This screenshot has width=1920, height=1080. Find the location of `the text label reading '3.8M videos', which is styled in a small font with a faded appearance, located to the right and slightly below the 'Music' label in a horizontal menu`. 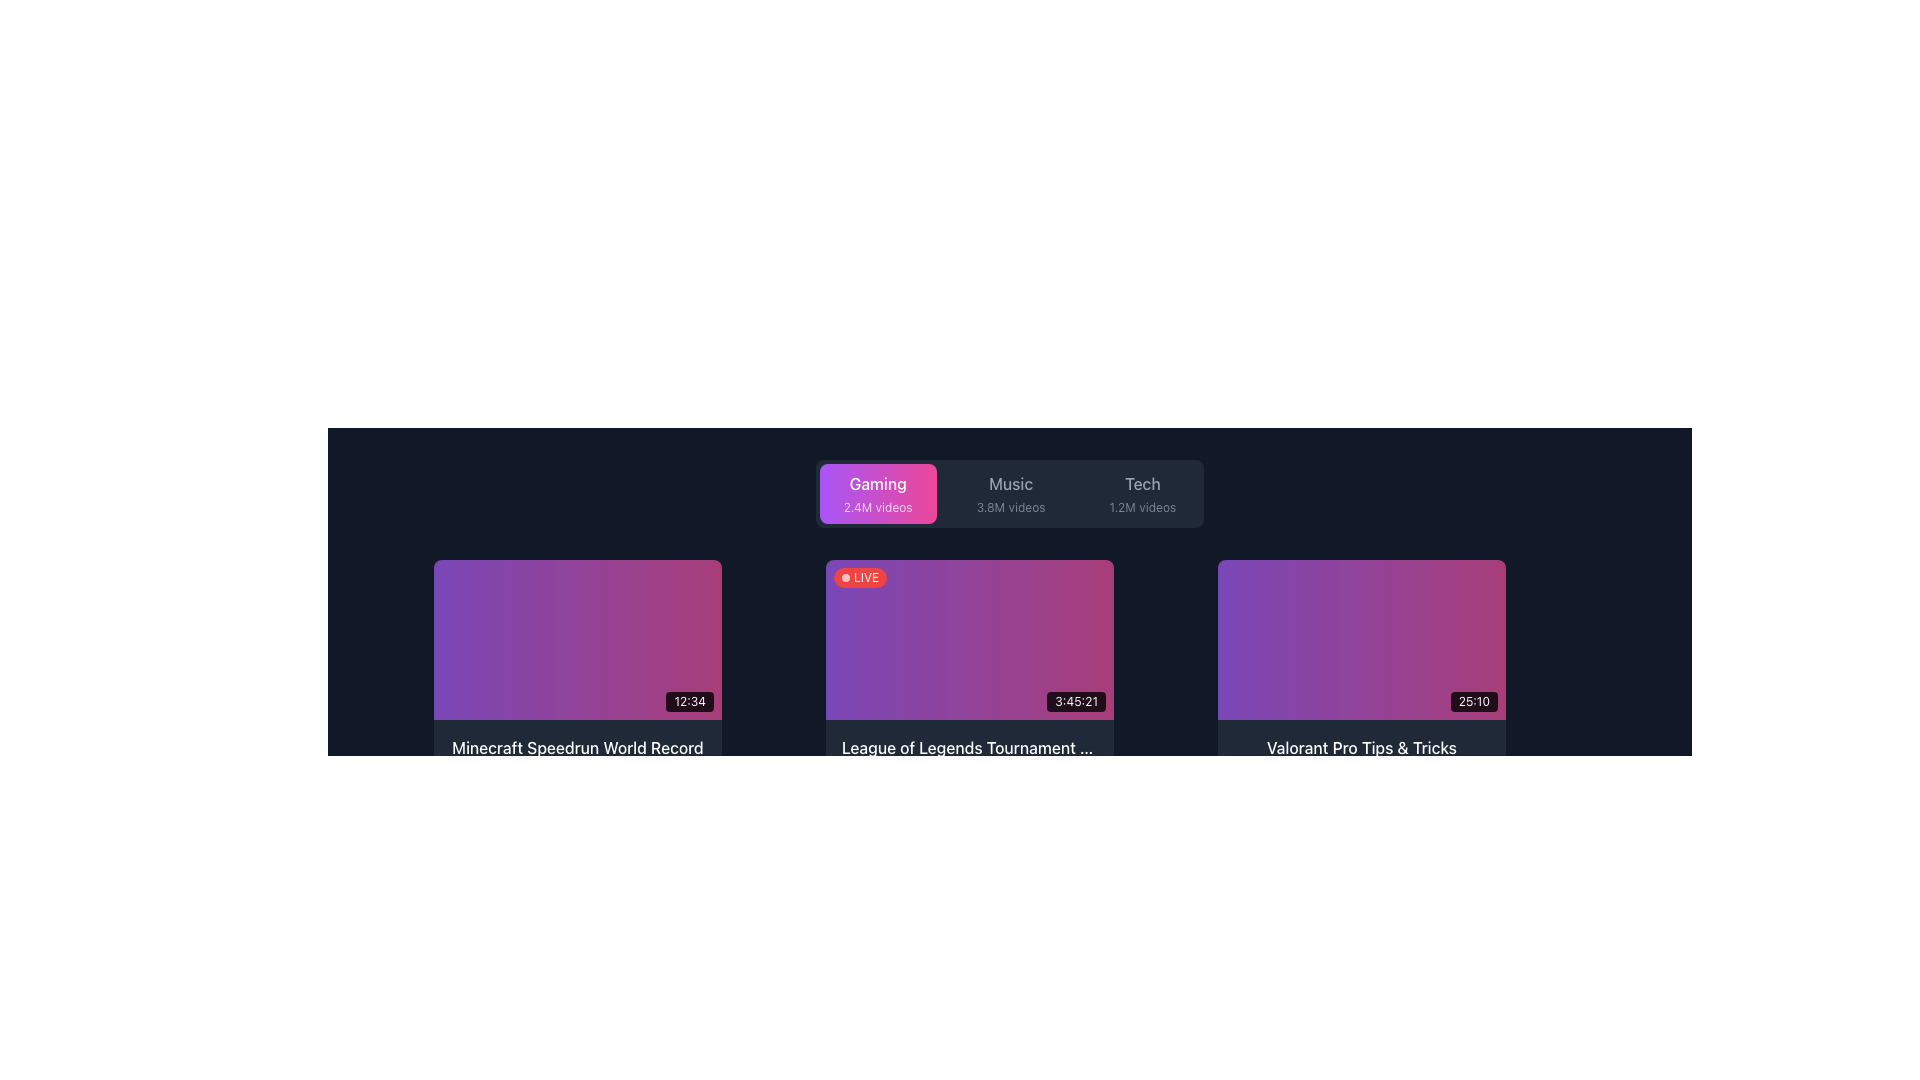

the text label reading '3.8M videos', which is styled in a small font with a faded appearance, located to the right and slightly below the 'Music' label in a horizontal menu is located at coordinates (1011, 507).